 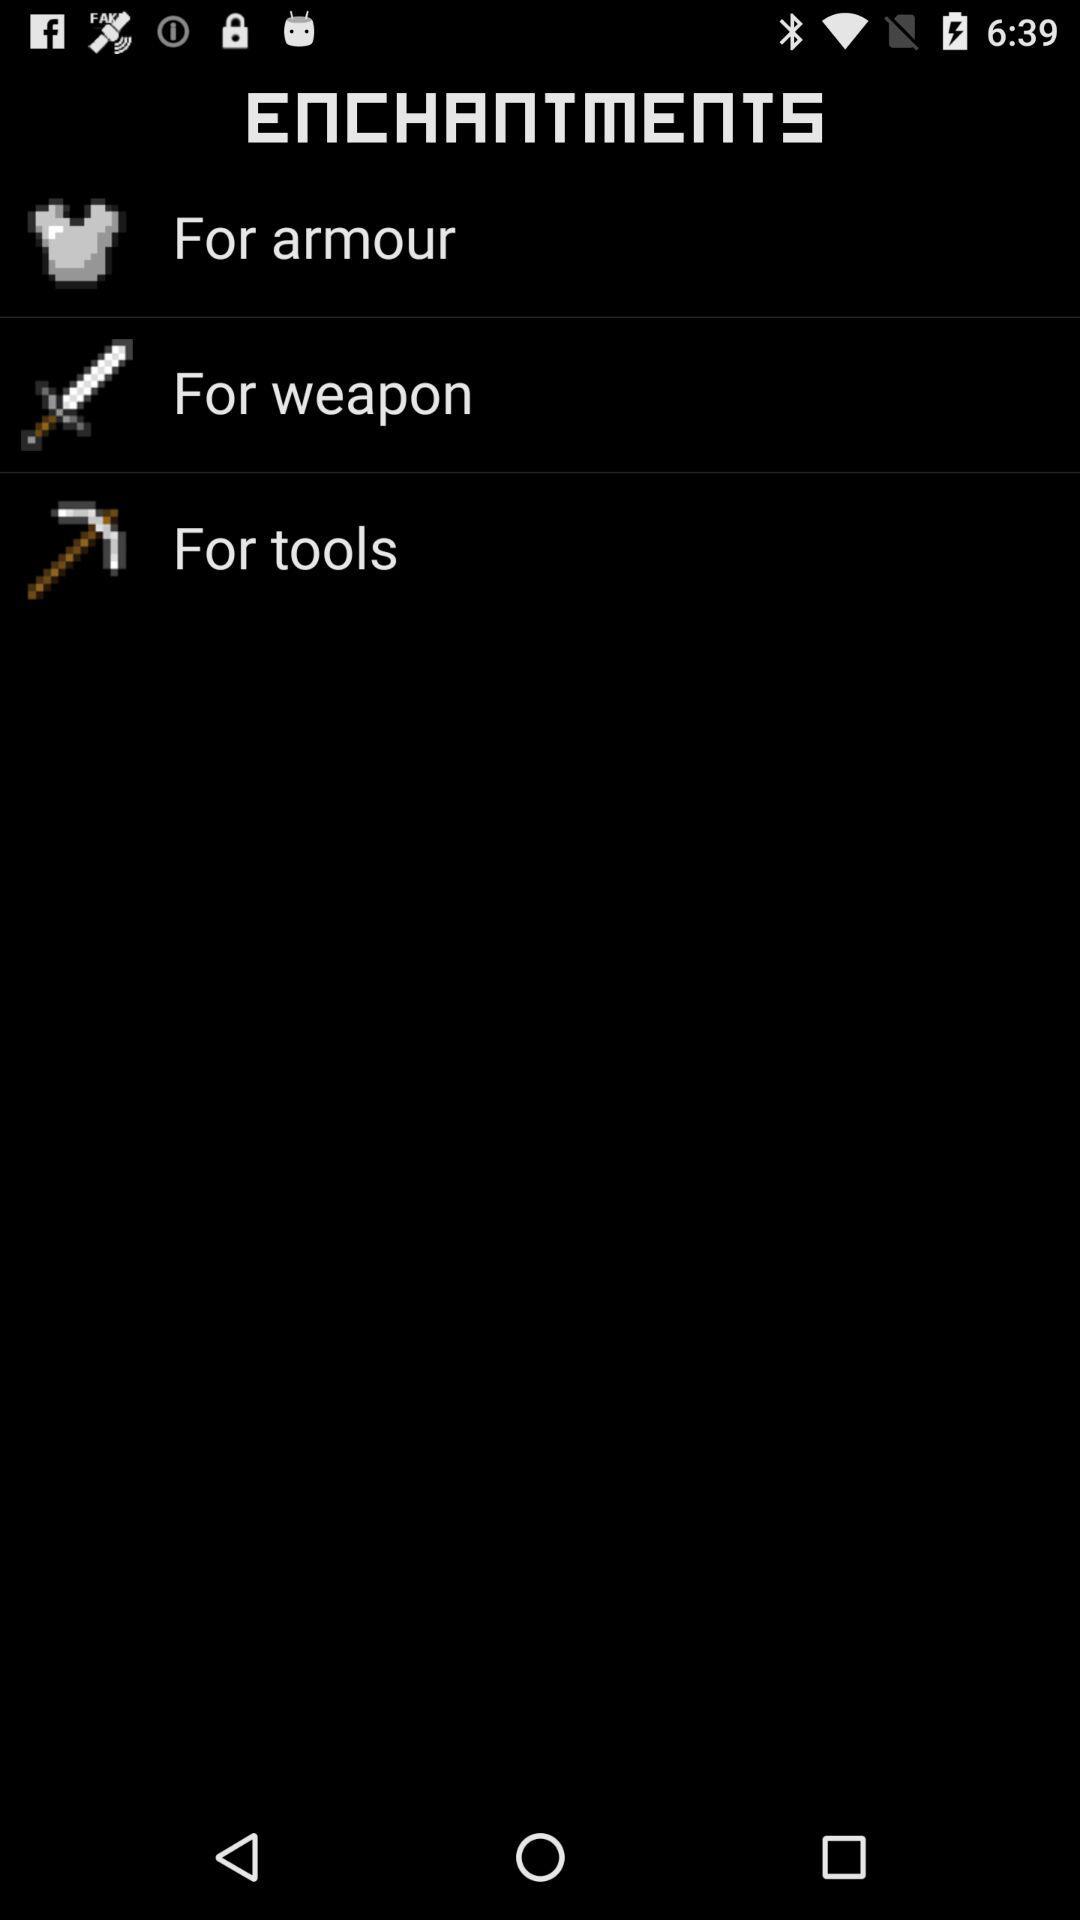 I want to click on the for tools app, so click(x=285, y=546).